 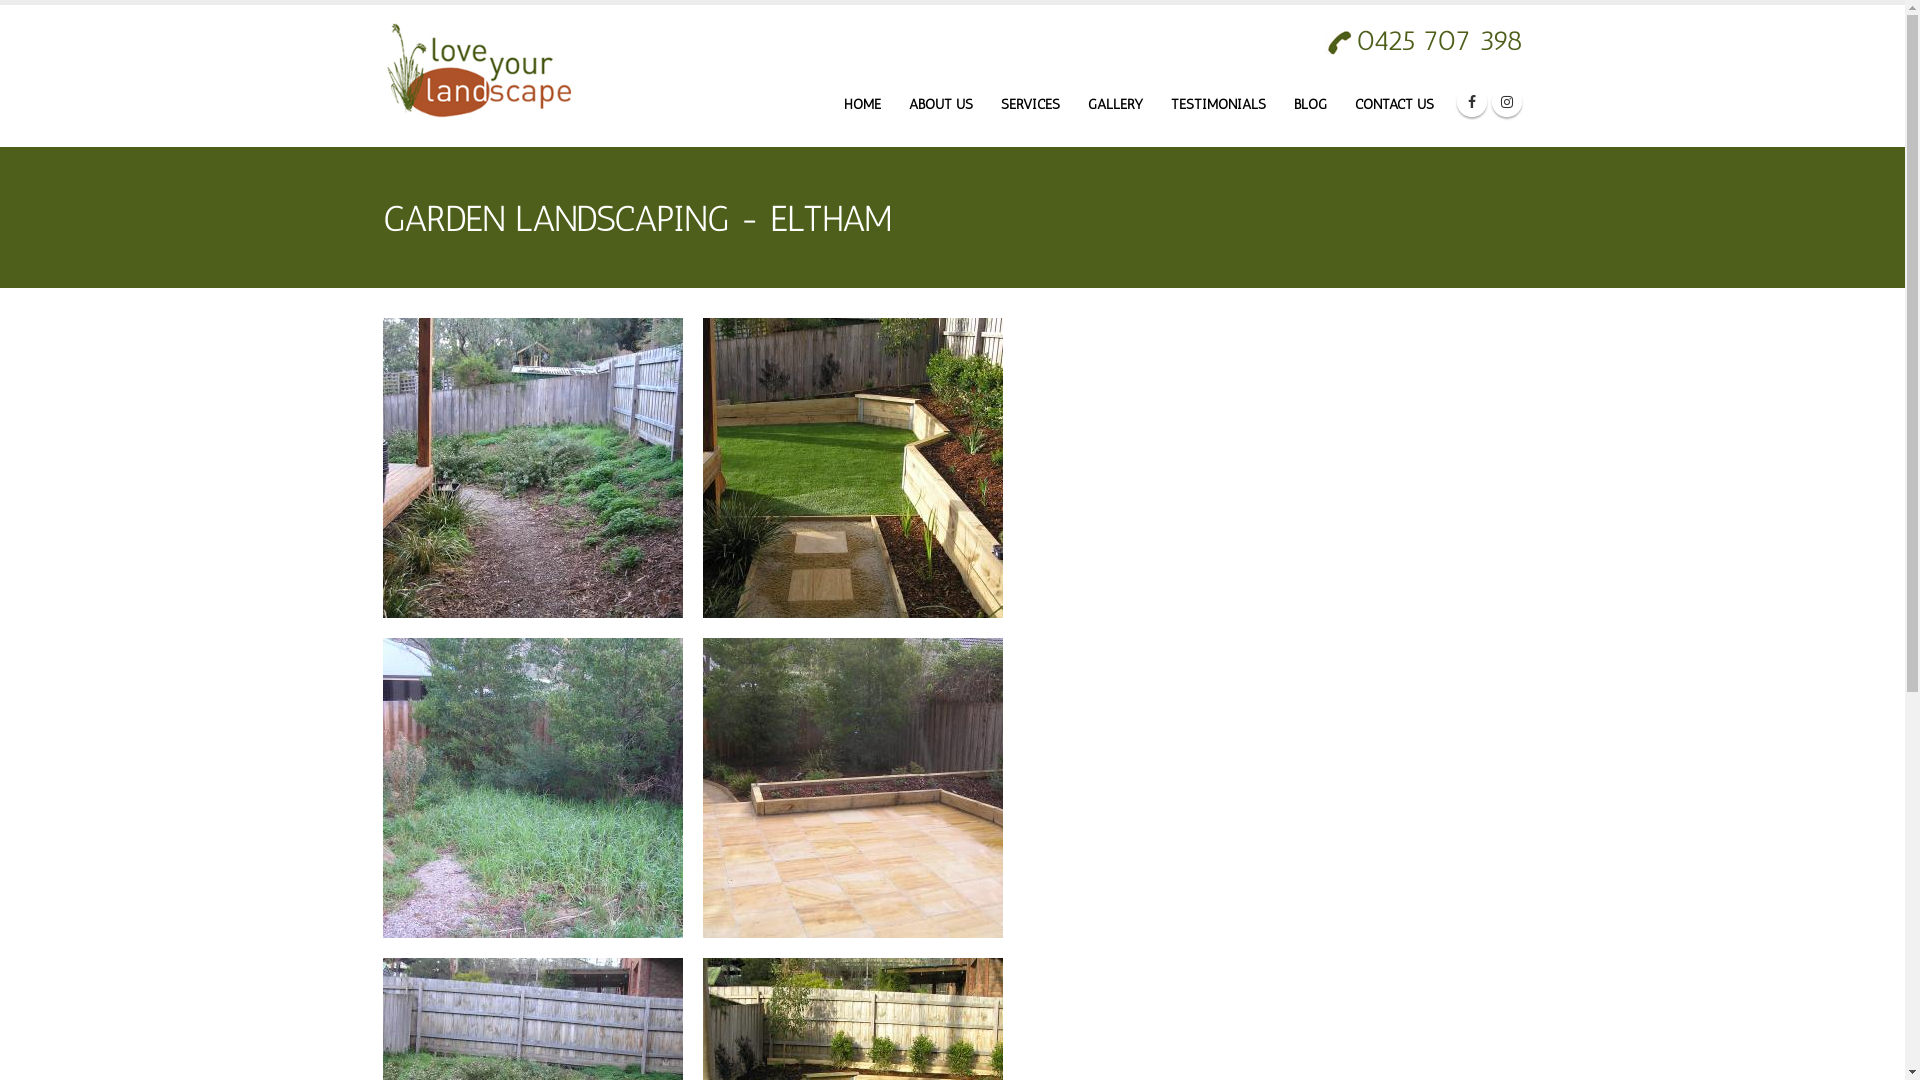 I want to click on 'BLOG', so click(x=1309, y=104).